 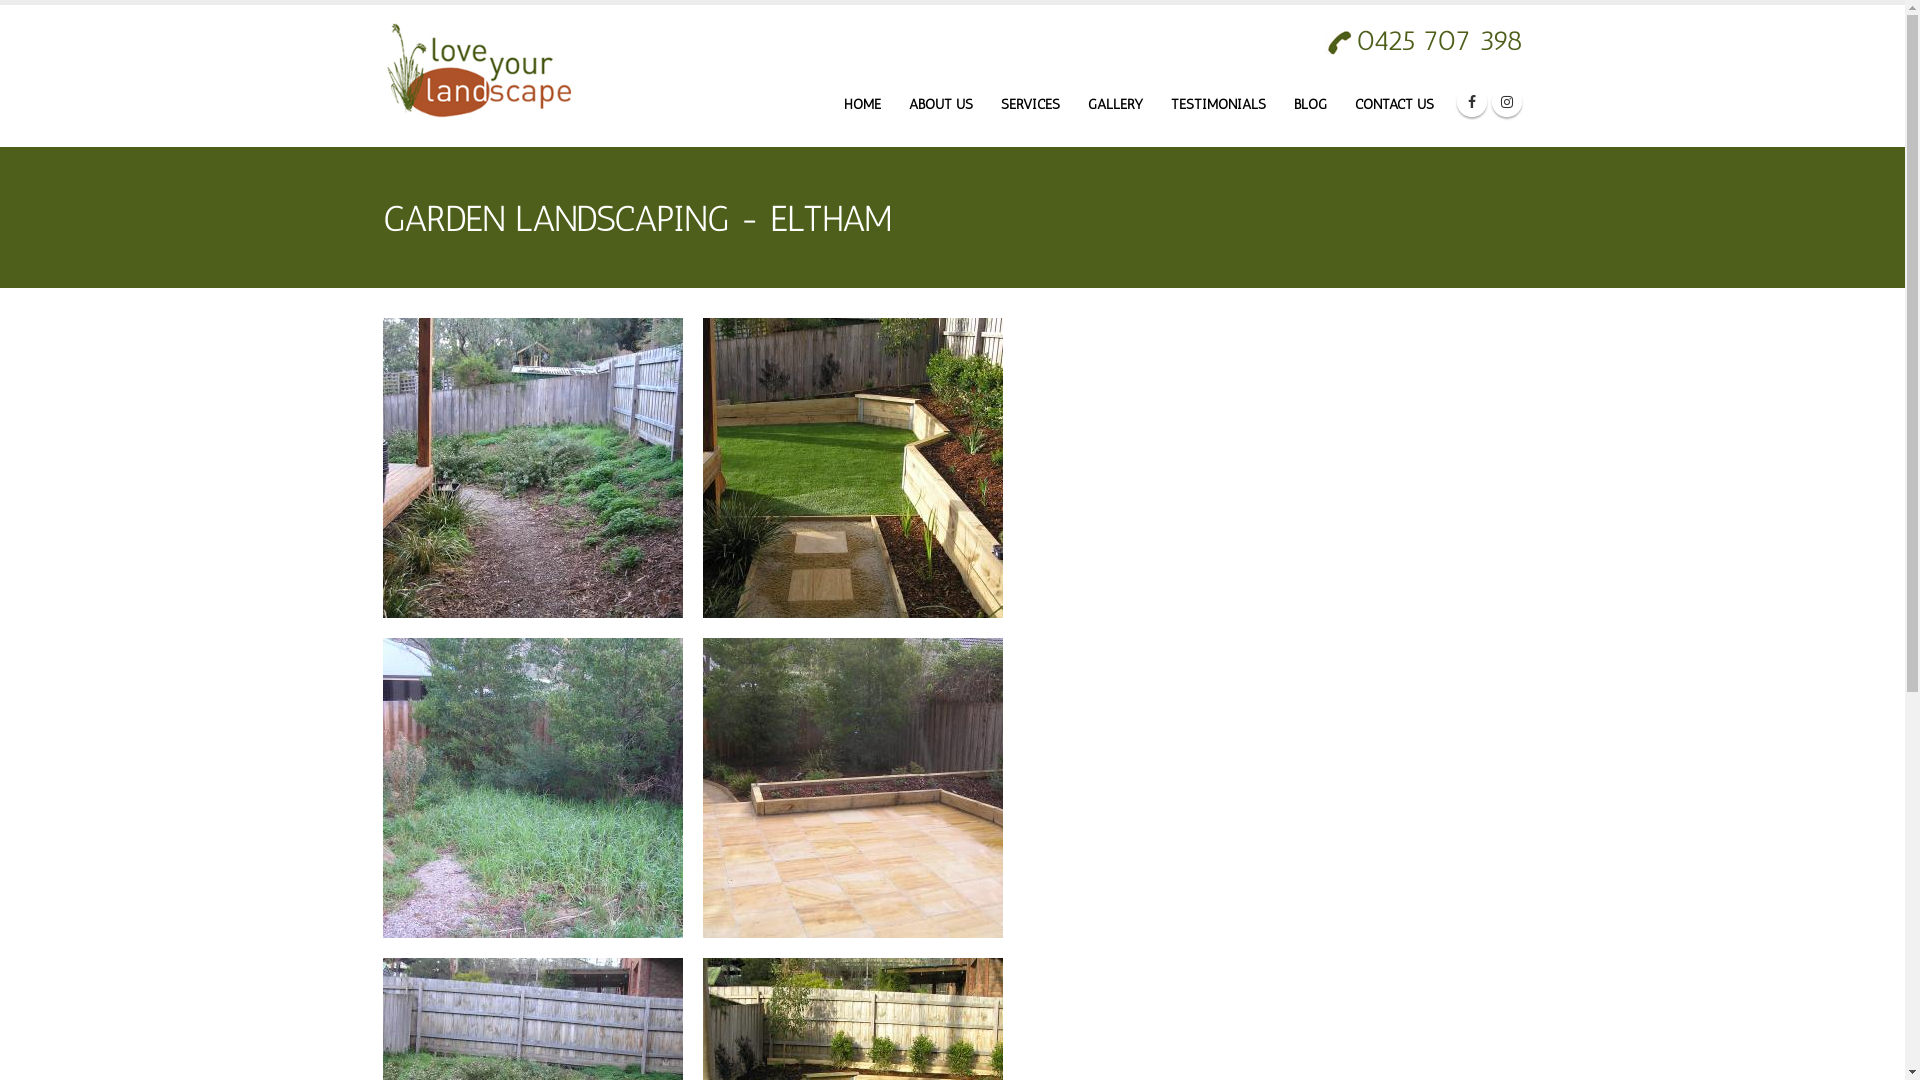 I want to click on 'BLOG', so click(x=1309, y=104).